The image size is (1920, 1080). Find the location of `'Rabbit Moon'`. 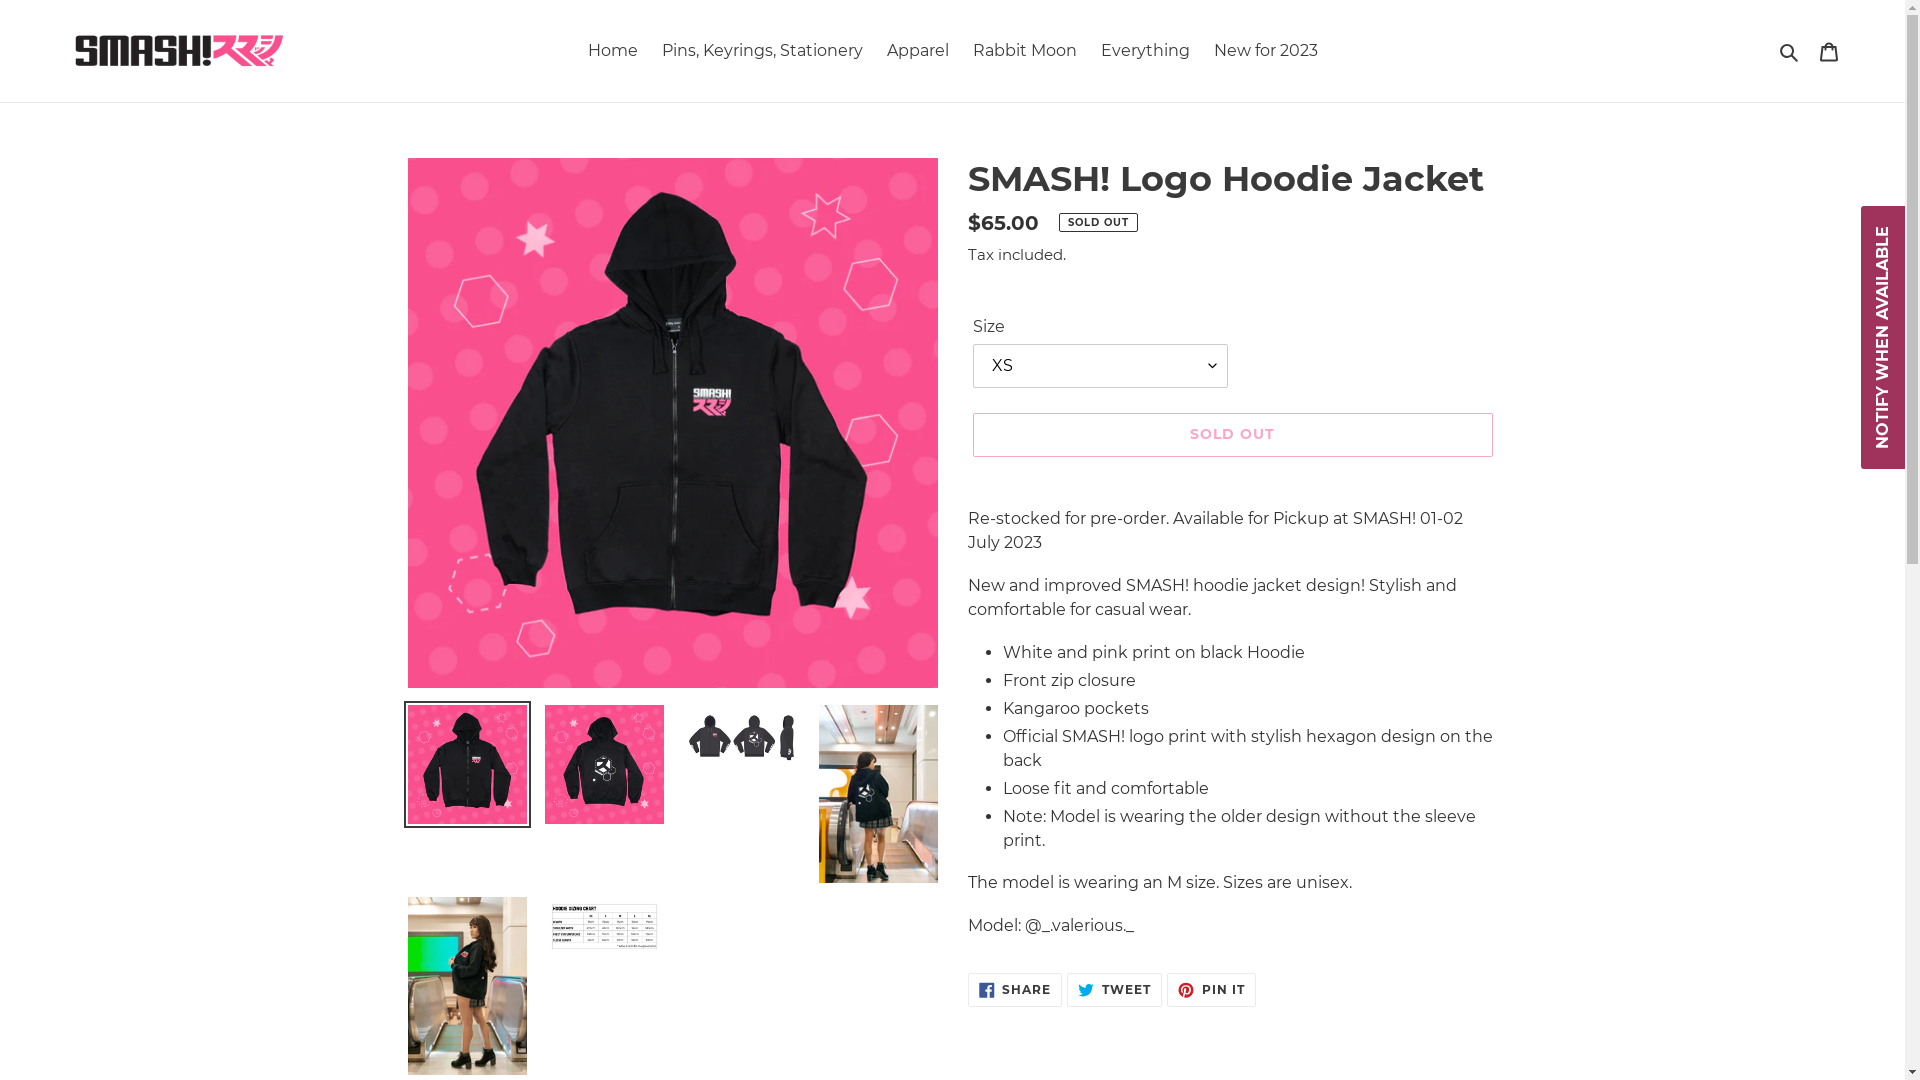

'Rabbit Moon' is located at coordinates (1023, 49).